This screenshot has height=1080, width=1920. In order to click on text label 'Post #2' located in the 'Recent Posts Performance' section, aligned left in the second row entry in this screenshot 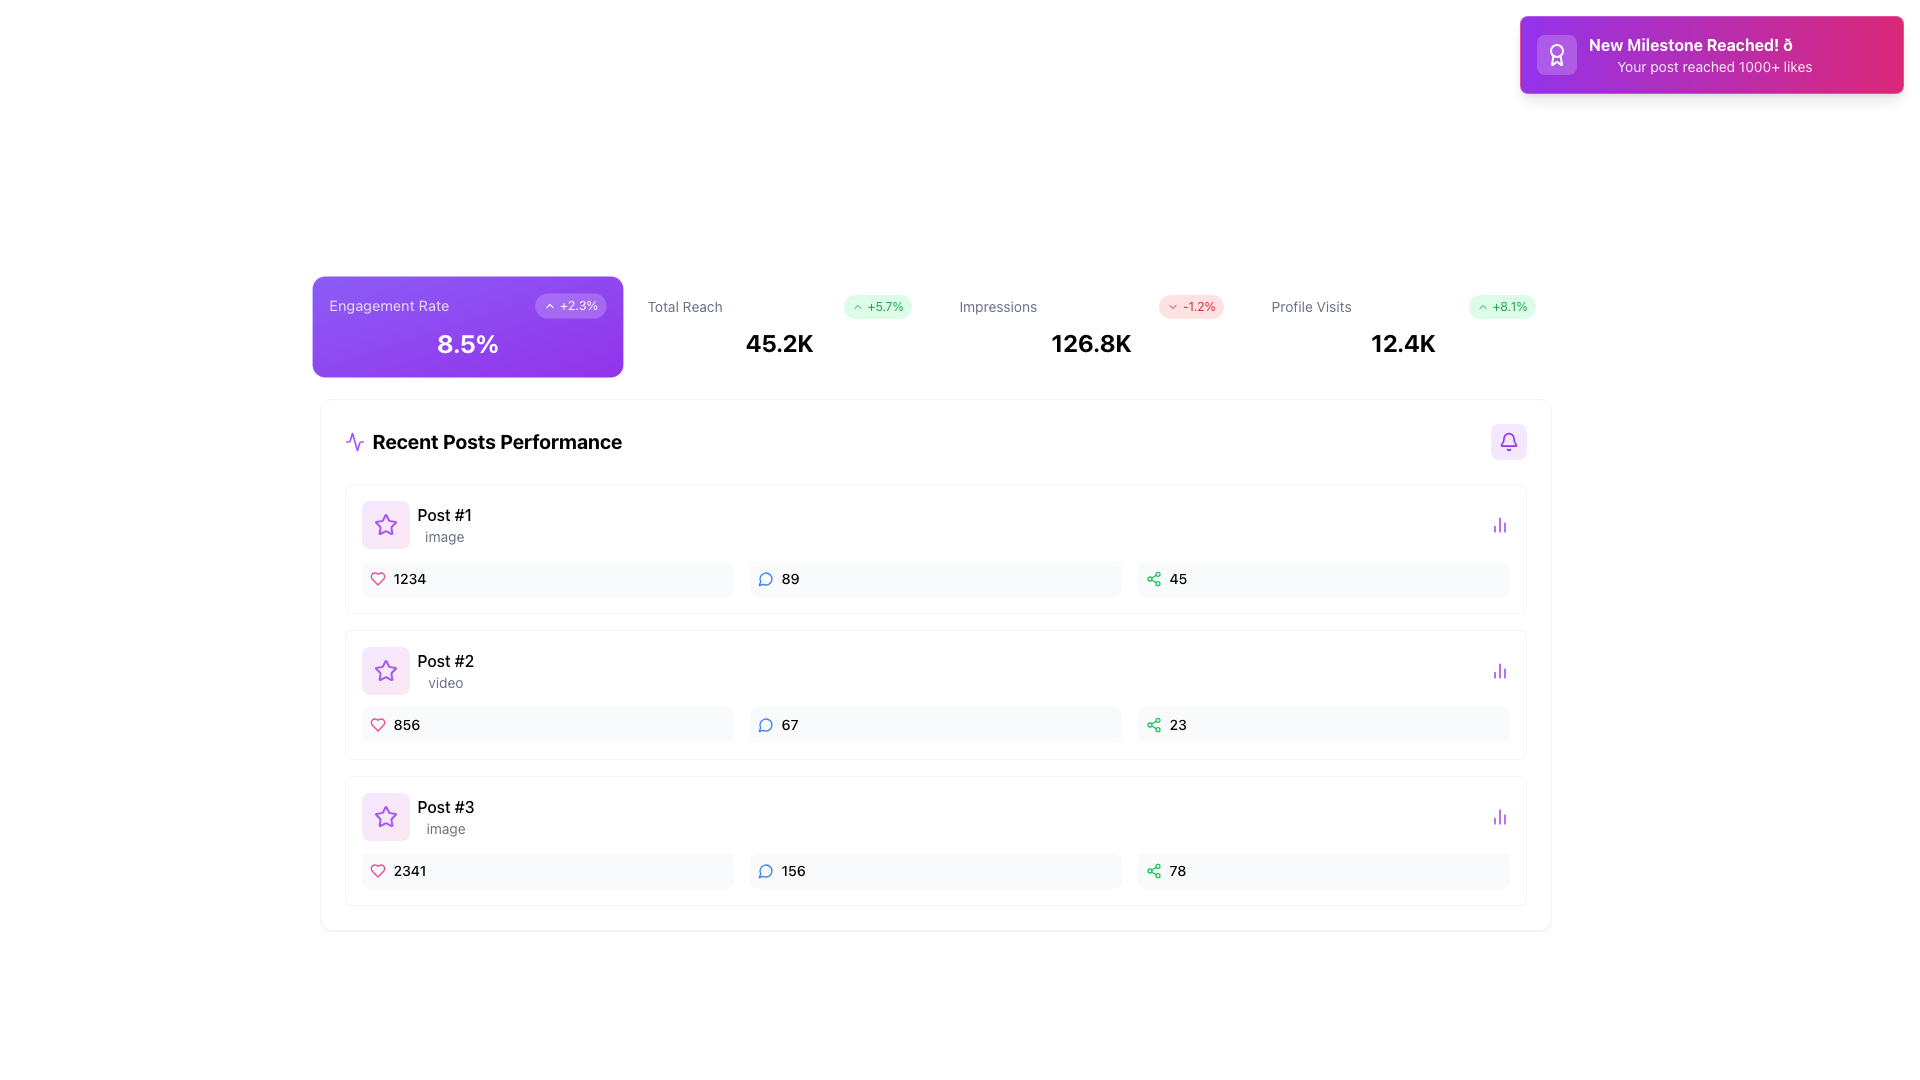, I will do `click(444, 660)`.